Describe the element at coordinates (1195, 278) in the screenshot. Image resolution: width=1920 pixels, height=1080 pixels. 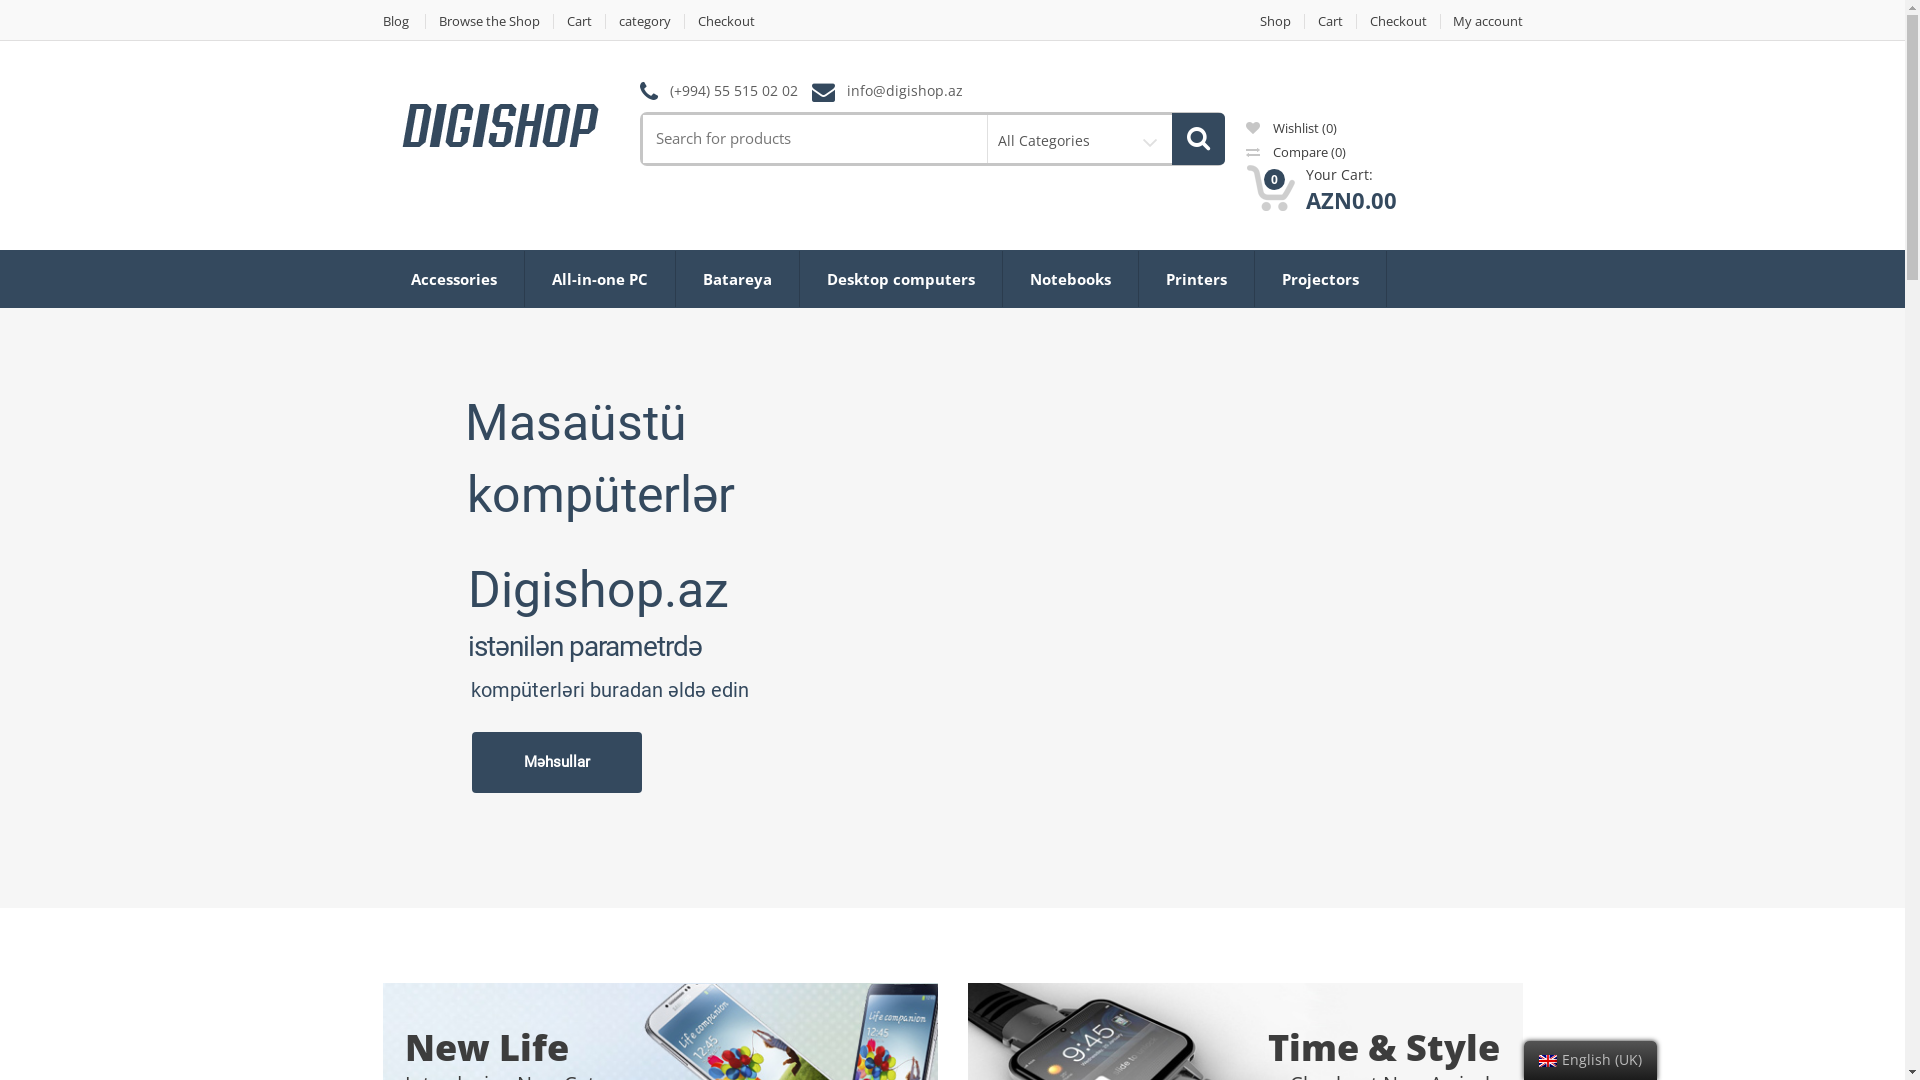
I see `'Printers'` at that location.